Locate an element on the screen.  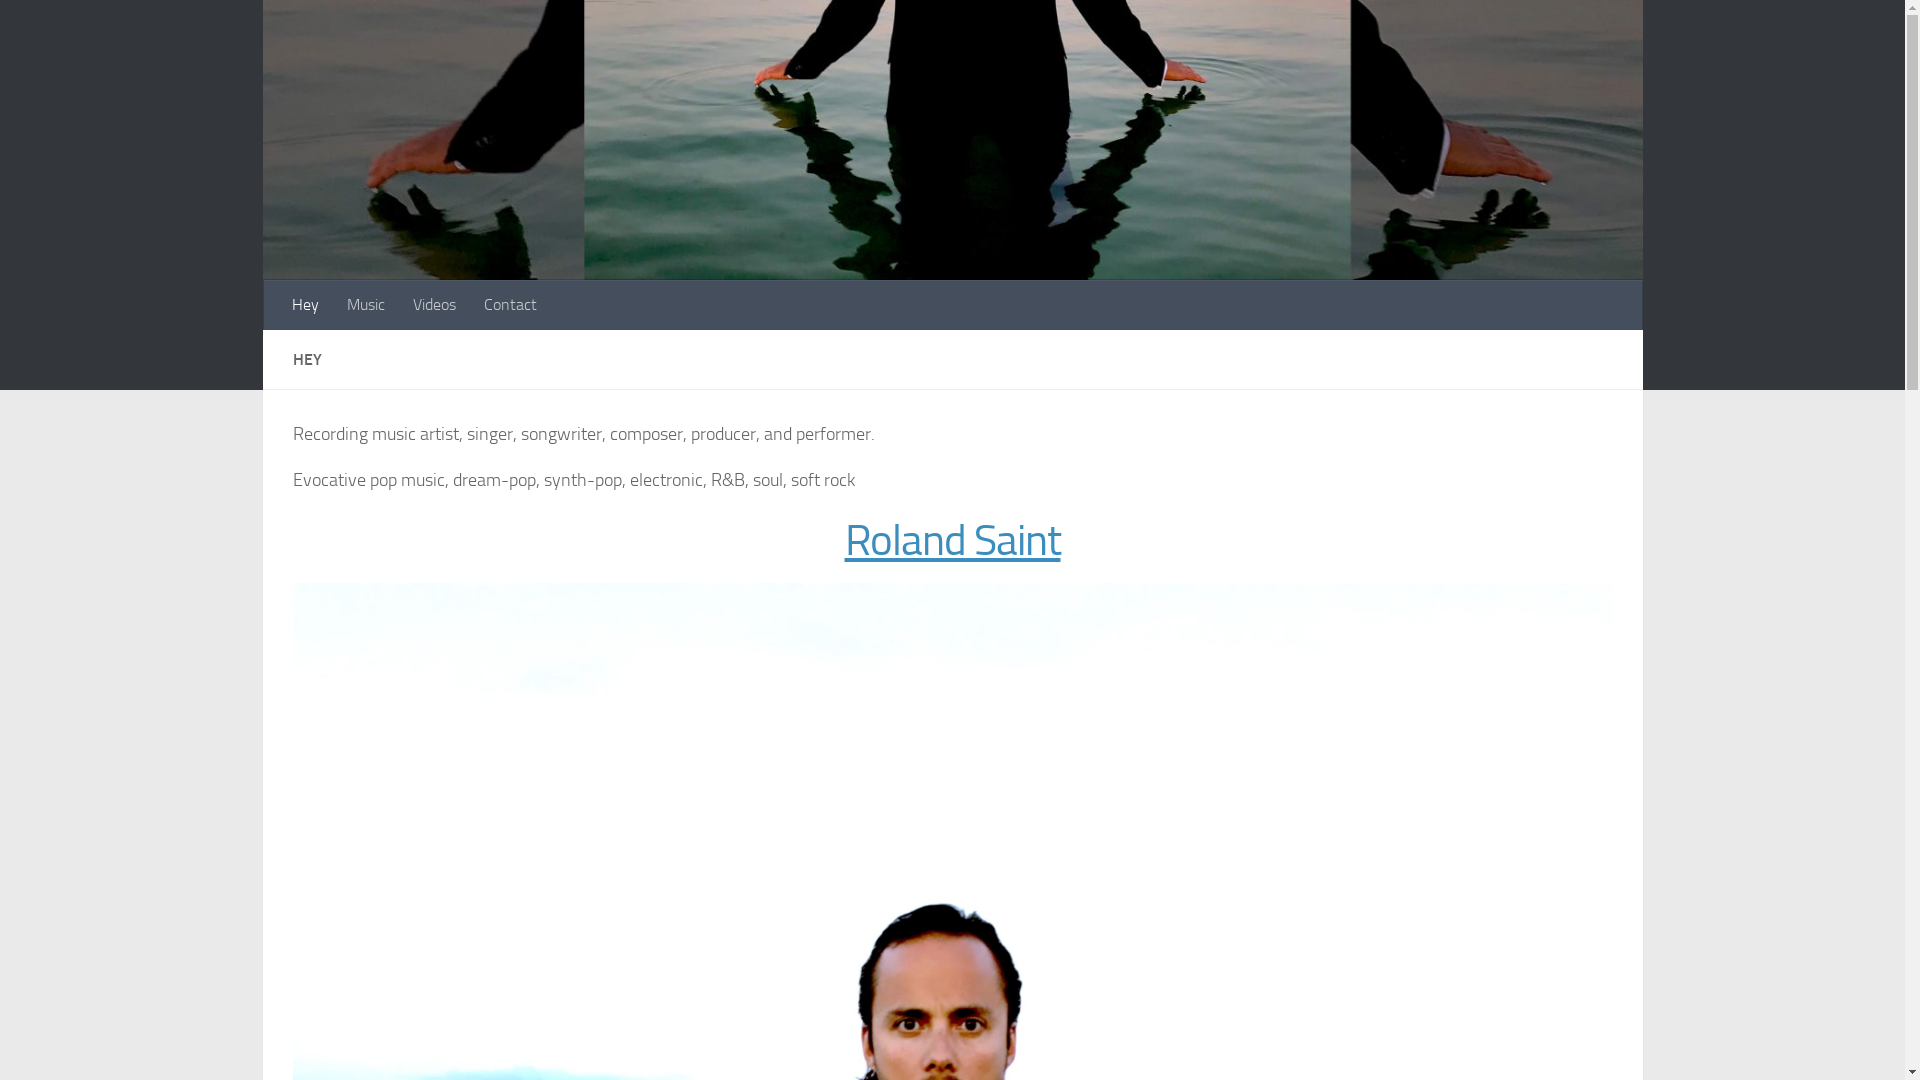
'Videos' is located at coordinates (432, 304).